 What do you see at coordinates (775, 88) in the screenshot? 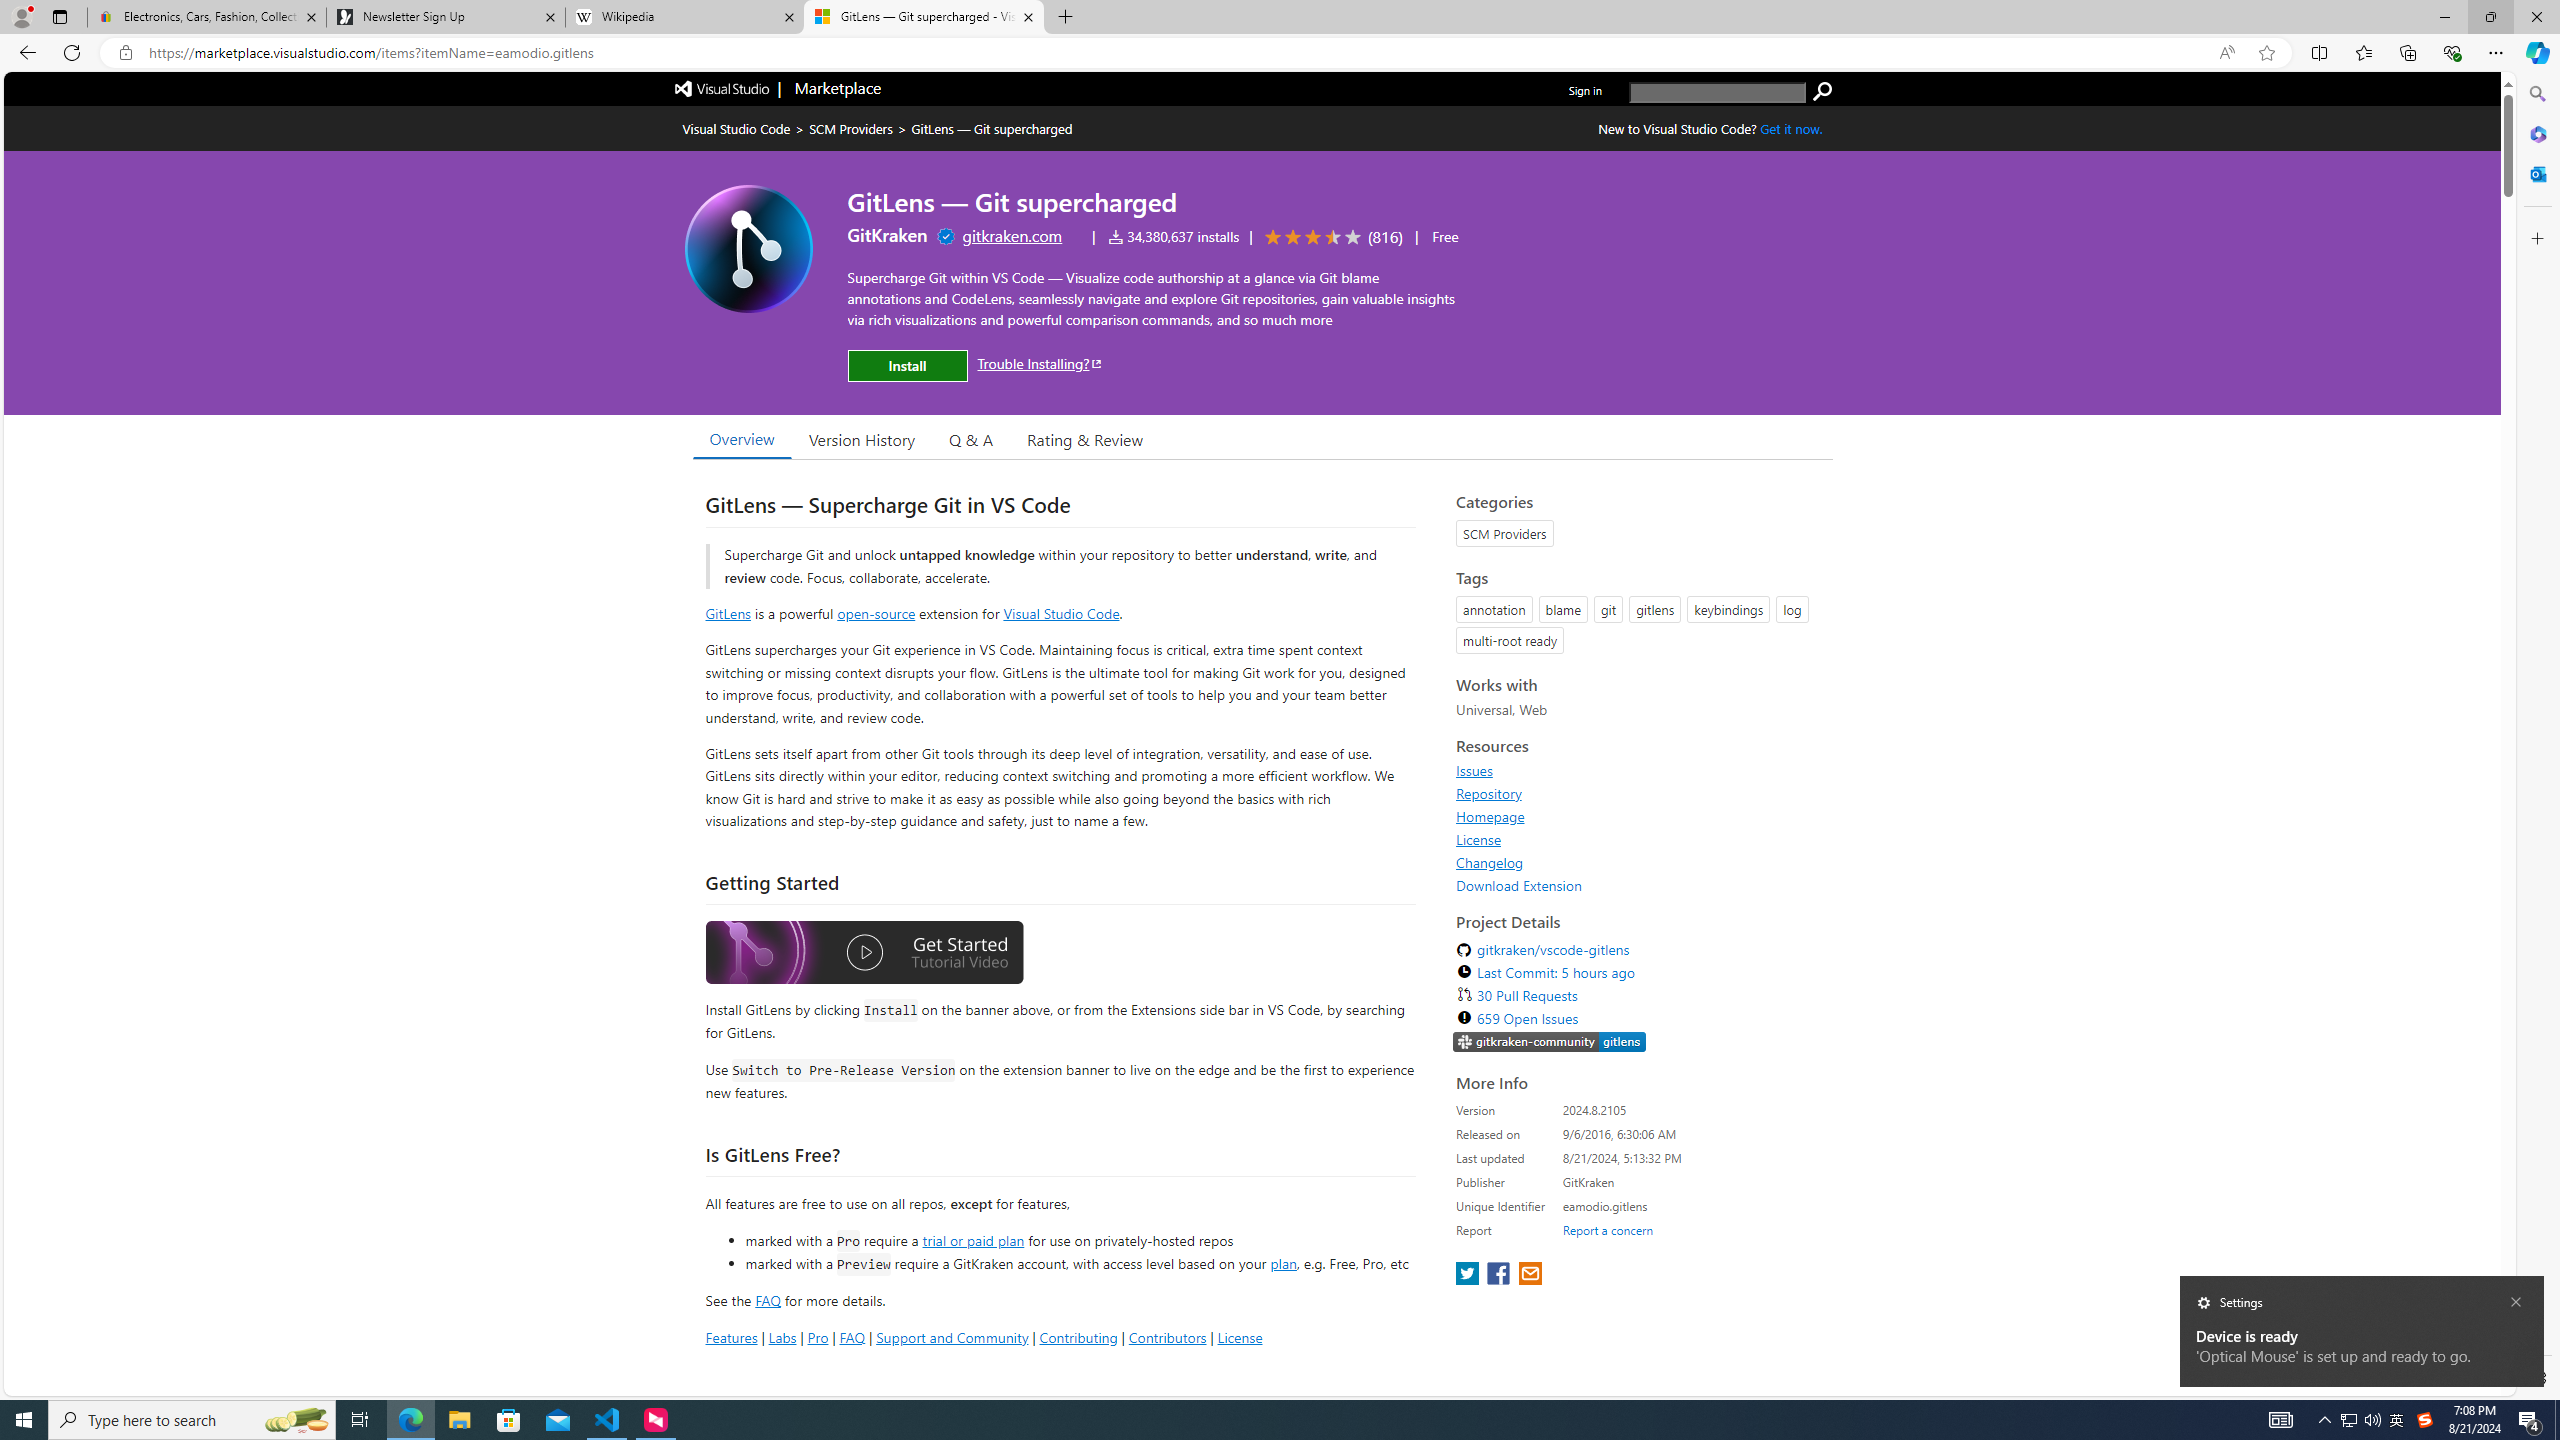
I see `'Visual Studio logo Marketplace logo'` at bounding box center [775, 88].